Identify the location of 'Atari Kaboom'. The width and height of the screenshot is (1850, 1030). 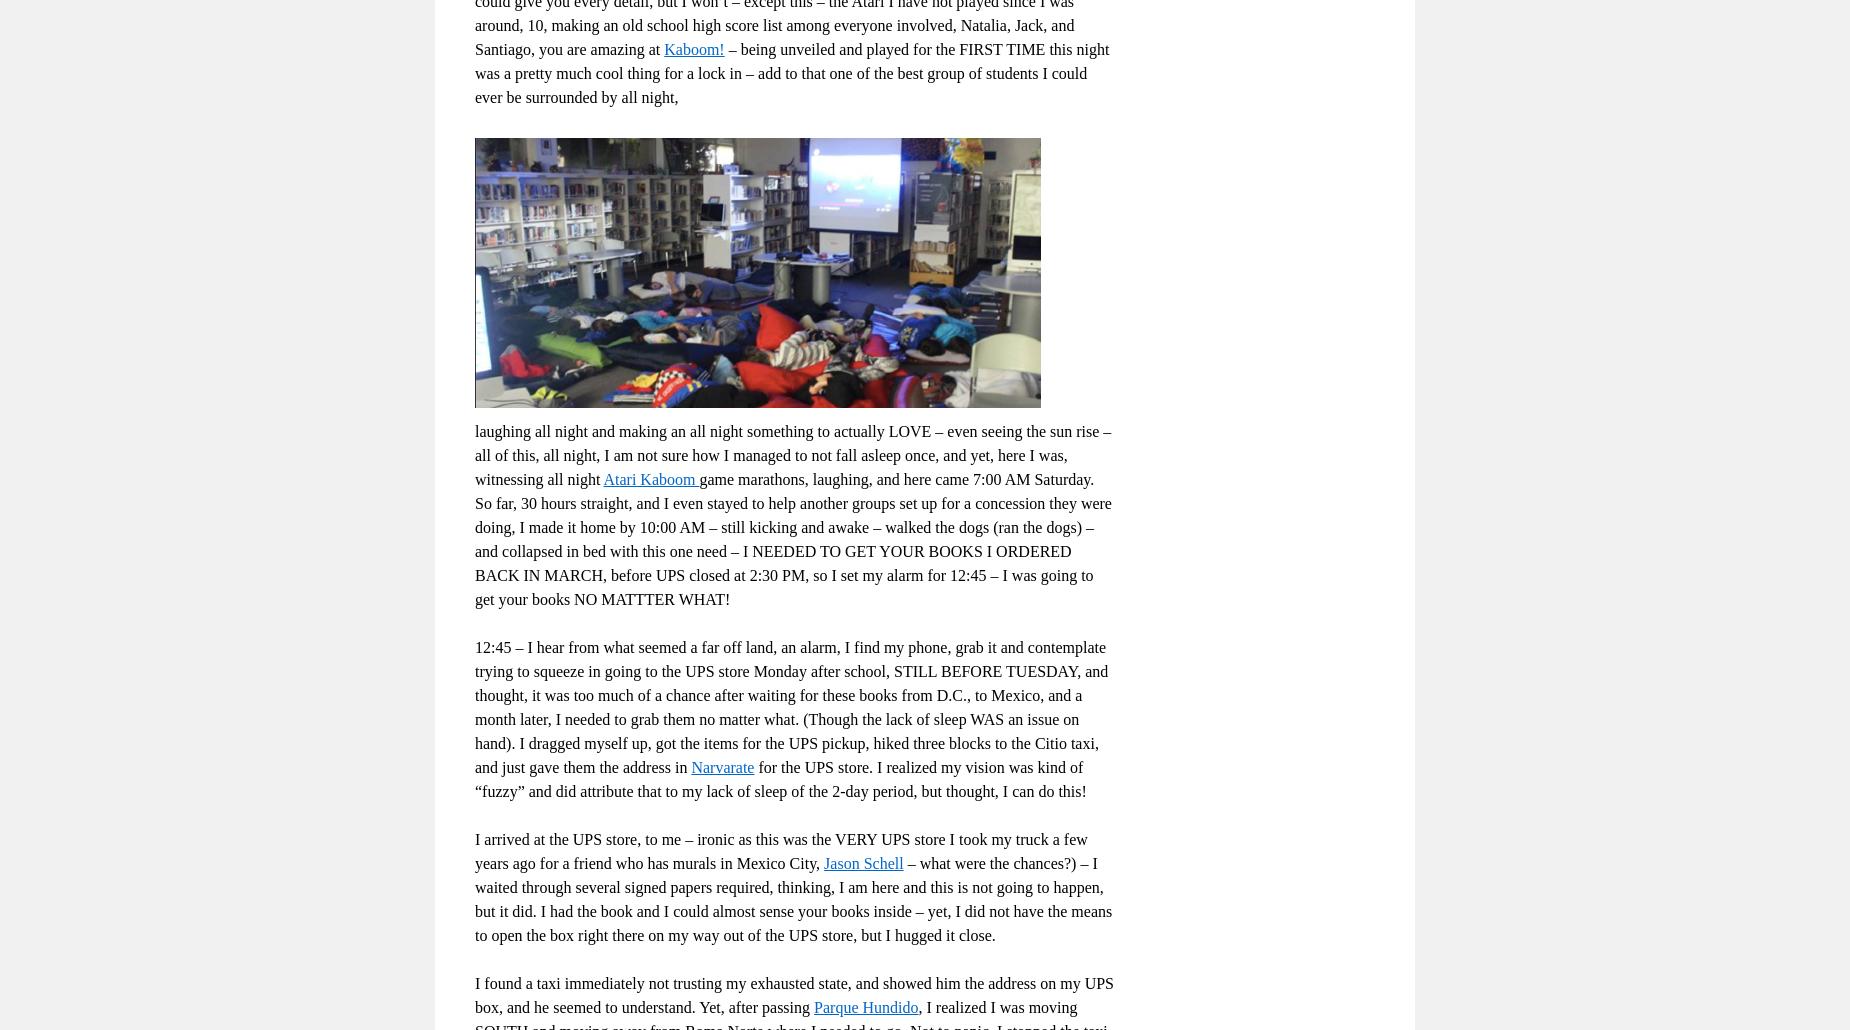
(651, 477).